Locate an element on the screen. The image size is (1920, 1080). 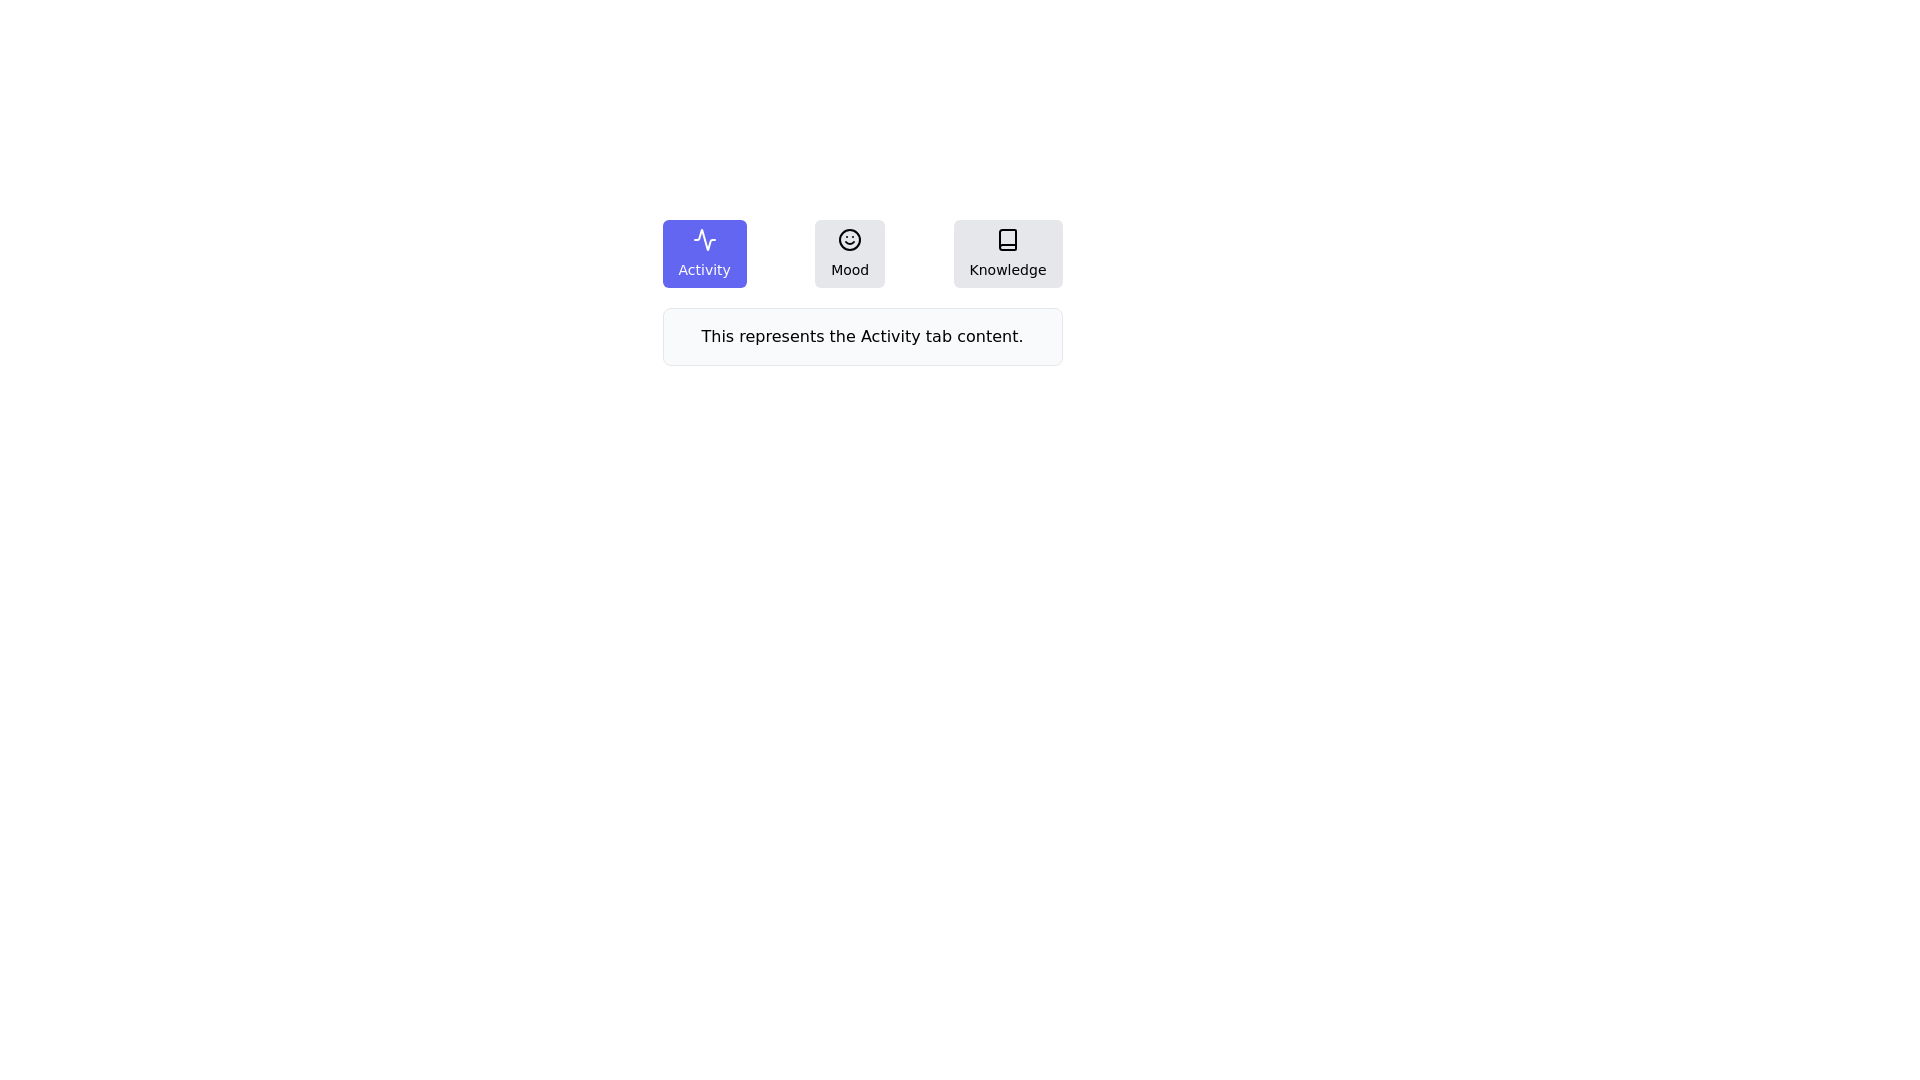
the button located in the middle of a row of three buttons is located at coordinates (850, 253).